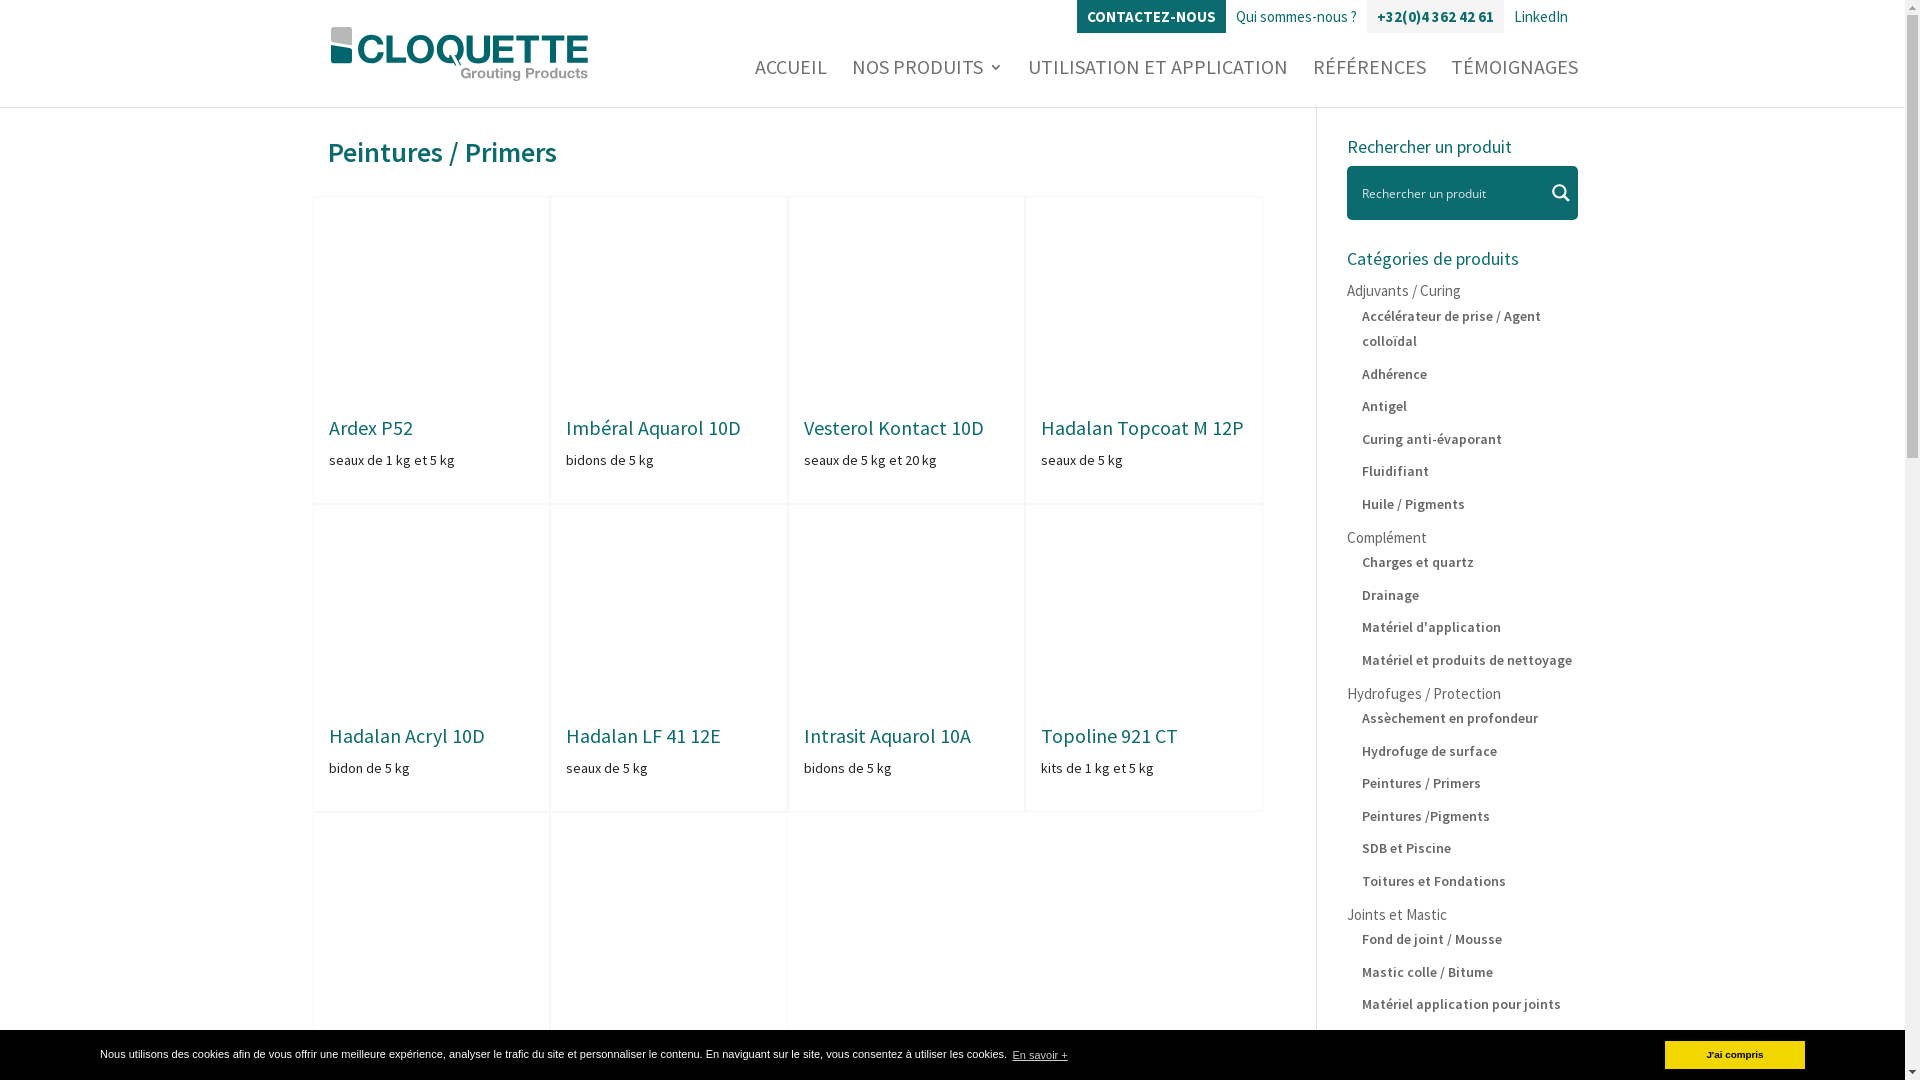 This screenshot has height=1080, width=1920. Describe the element at coordinates (1296, 16) in the screenshot. I see `'Qui sommes-nous ?'` at that location.